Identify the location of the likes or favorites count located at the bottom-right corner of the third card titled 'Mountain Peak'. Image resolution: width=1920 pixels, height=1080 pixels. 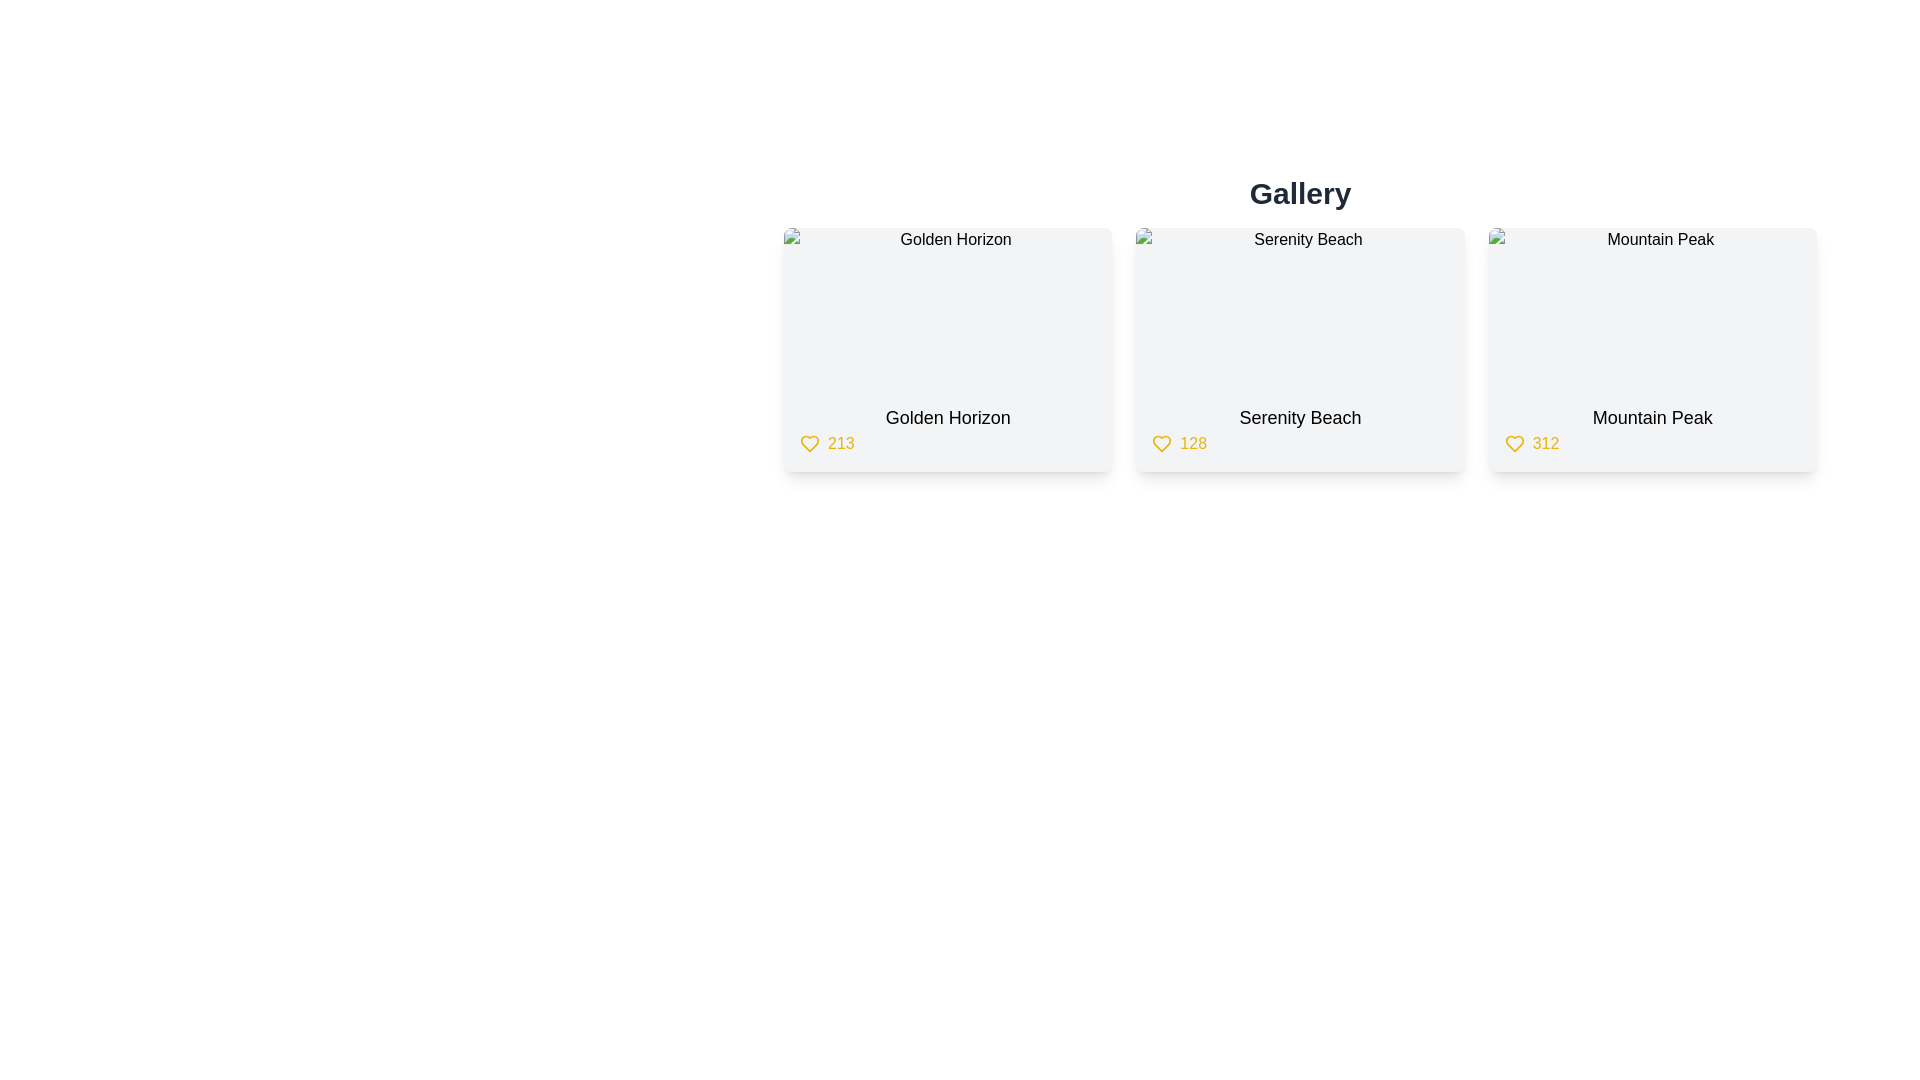
(1652, 442).